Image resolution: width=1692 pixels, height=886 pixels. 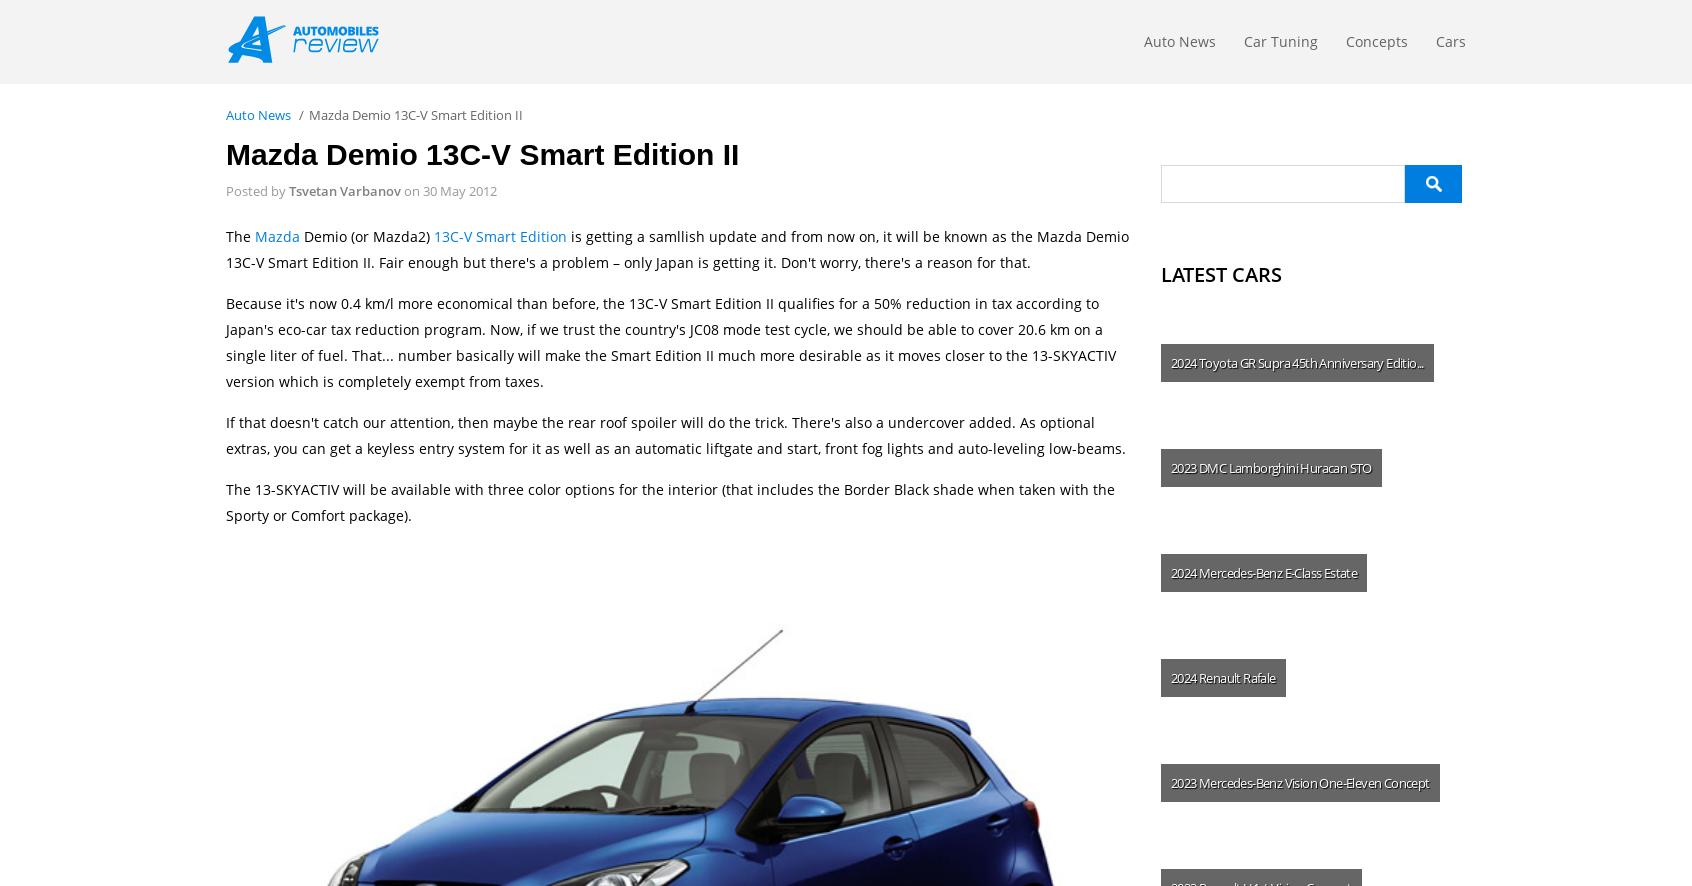 I want to click on 'Mercedes-Benz E-Class Estate', so click(x=1276, y=572).